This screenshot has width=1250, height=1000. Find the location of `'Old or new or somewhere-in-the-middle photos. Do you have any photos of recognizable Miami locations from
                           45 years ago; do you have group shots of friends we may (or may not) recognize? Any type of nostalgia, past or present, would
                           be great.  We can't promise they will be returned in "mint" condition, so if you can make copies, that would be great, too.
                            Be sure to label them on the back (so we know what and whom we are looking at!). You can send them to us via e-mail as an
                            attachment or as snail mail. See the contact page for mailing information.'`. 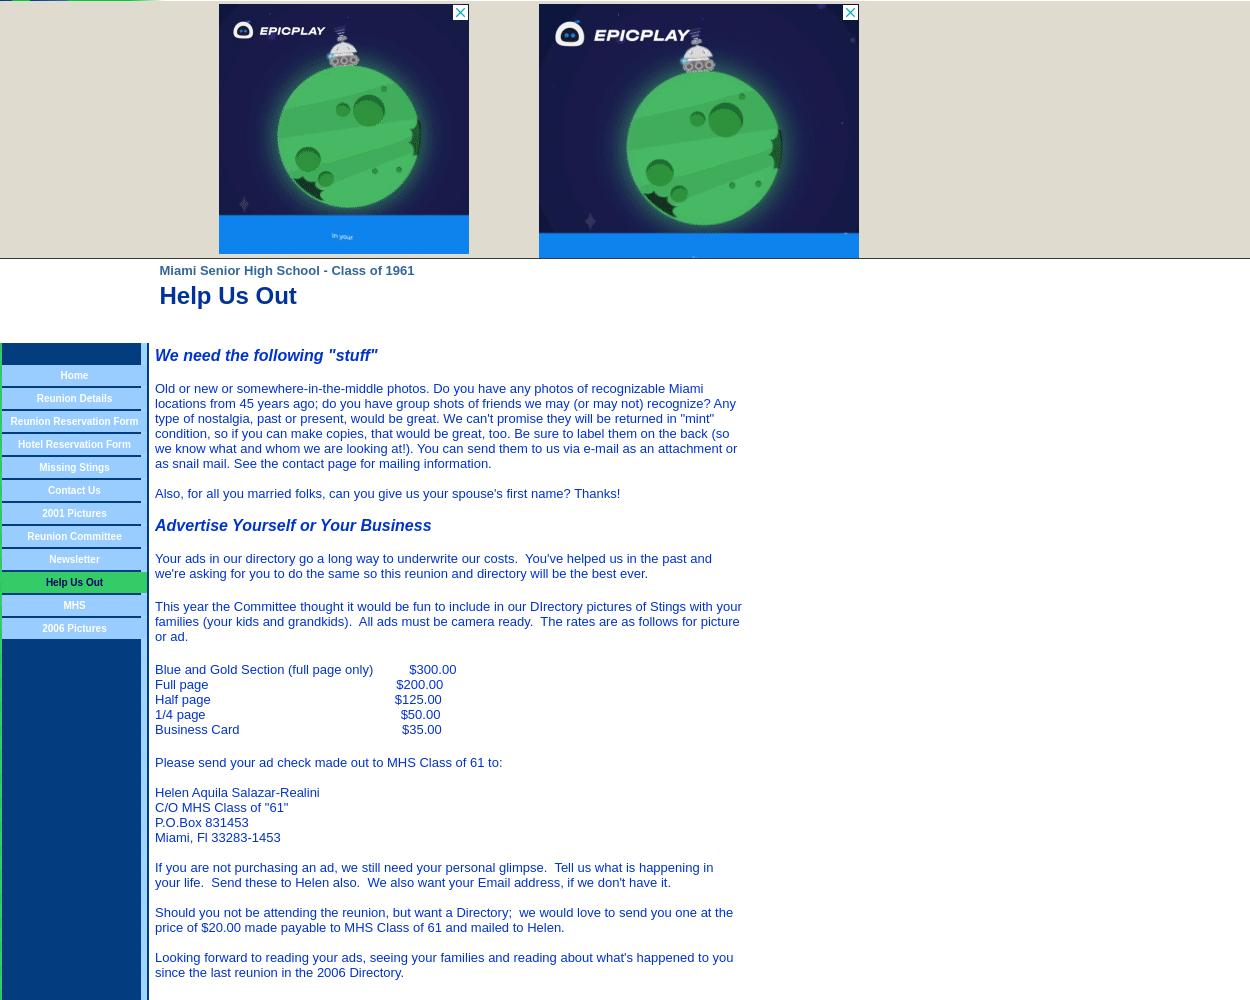

'Old or new or somewhere-in-the-middle photos. Do you have any photos of recognizable Miami locations from
                           45 years ago; do you have group shots of friends we may (or may not) recognize? Any type of nostalgia, past or present, would
                           be great.  We can't promise they will be returned in "mint" condition, so if you can make copies, that would be great, too.
                            Be sure to label them on the back (so we know what and whom we are looking at!). You can send them to us via e-mail as an
                            attachment or as snail mail. See the contact page for mailing information.' is located at coordinates (445, 426).